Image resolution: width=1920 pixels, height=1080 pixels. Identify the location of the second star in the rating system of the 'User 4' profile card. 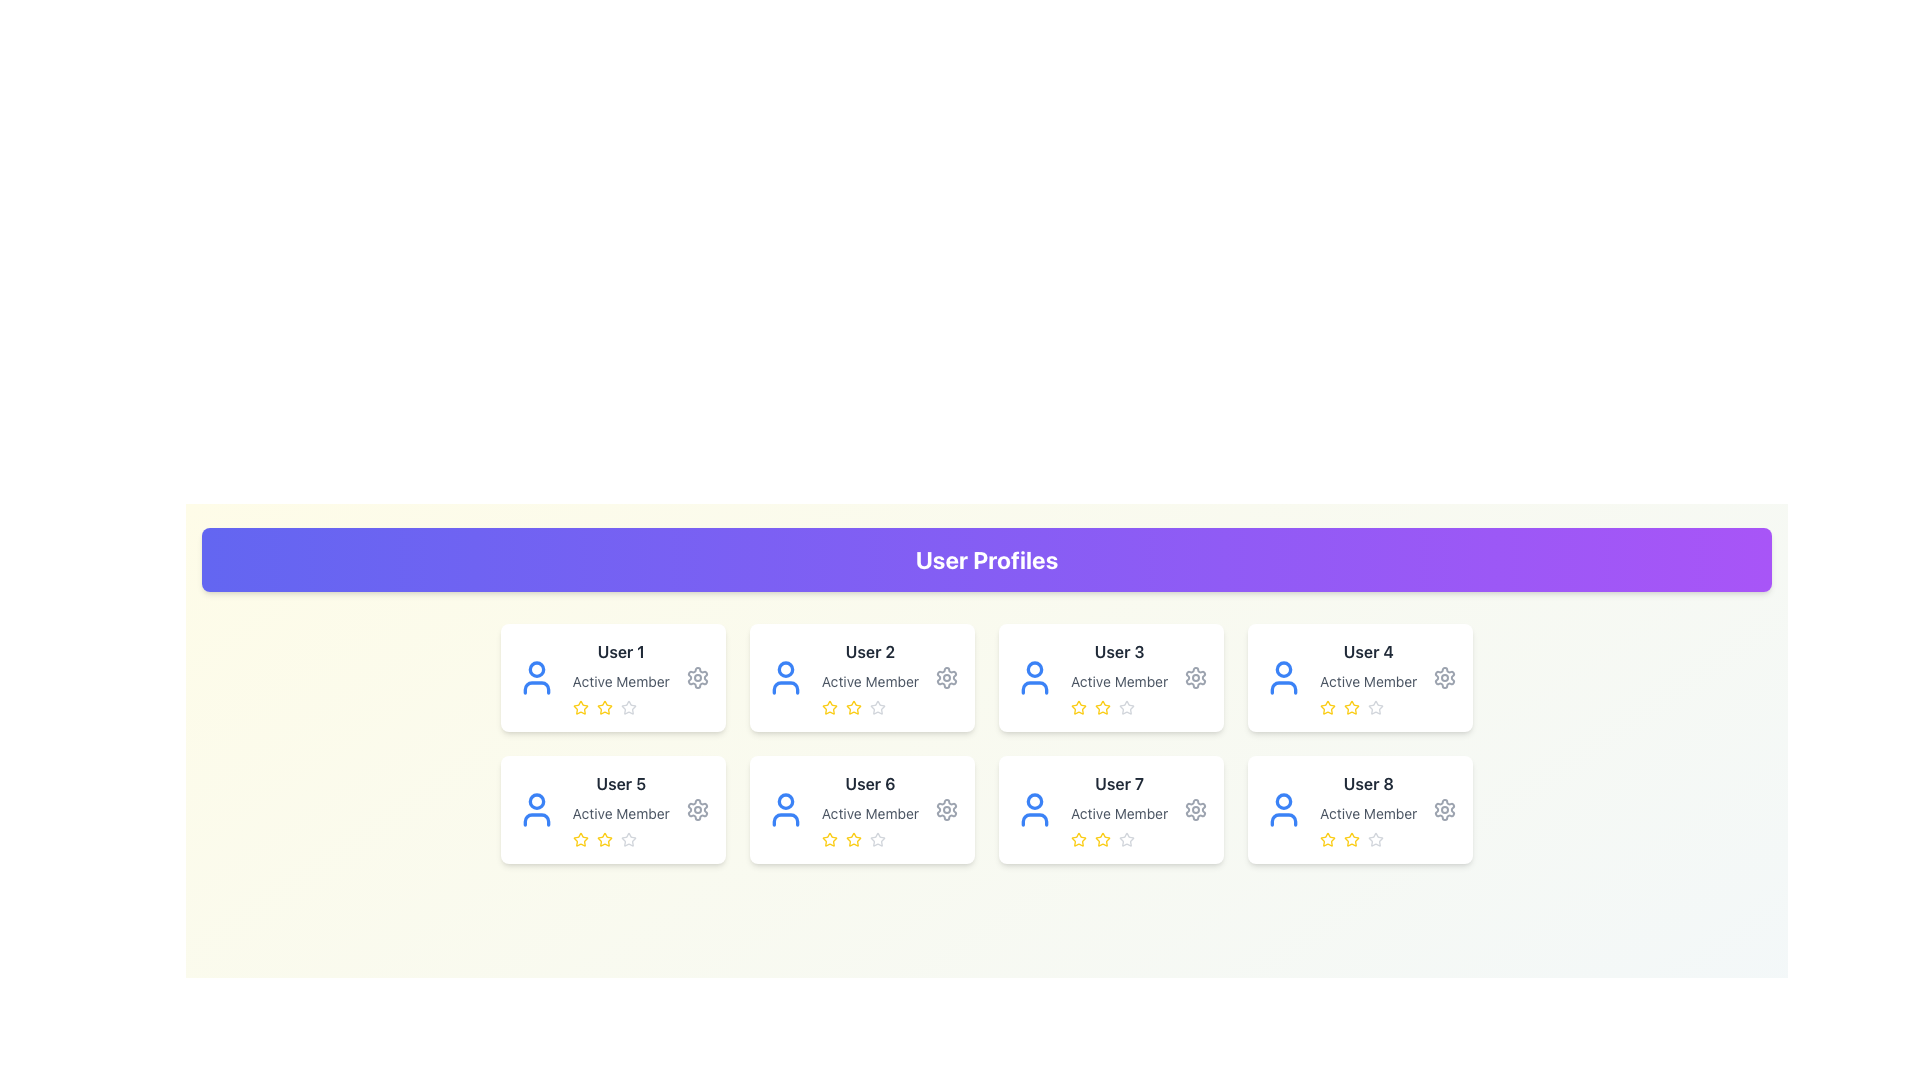
(1352, 706).